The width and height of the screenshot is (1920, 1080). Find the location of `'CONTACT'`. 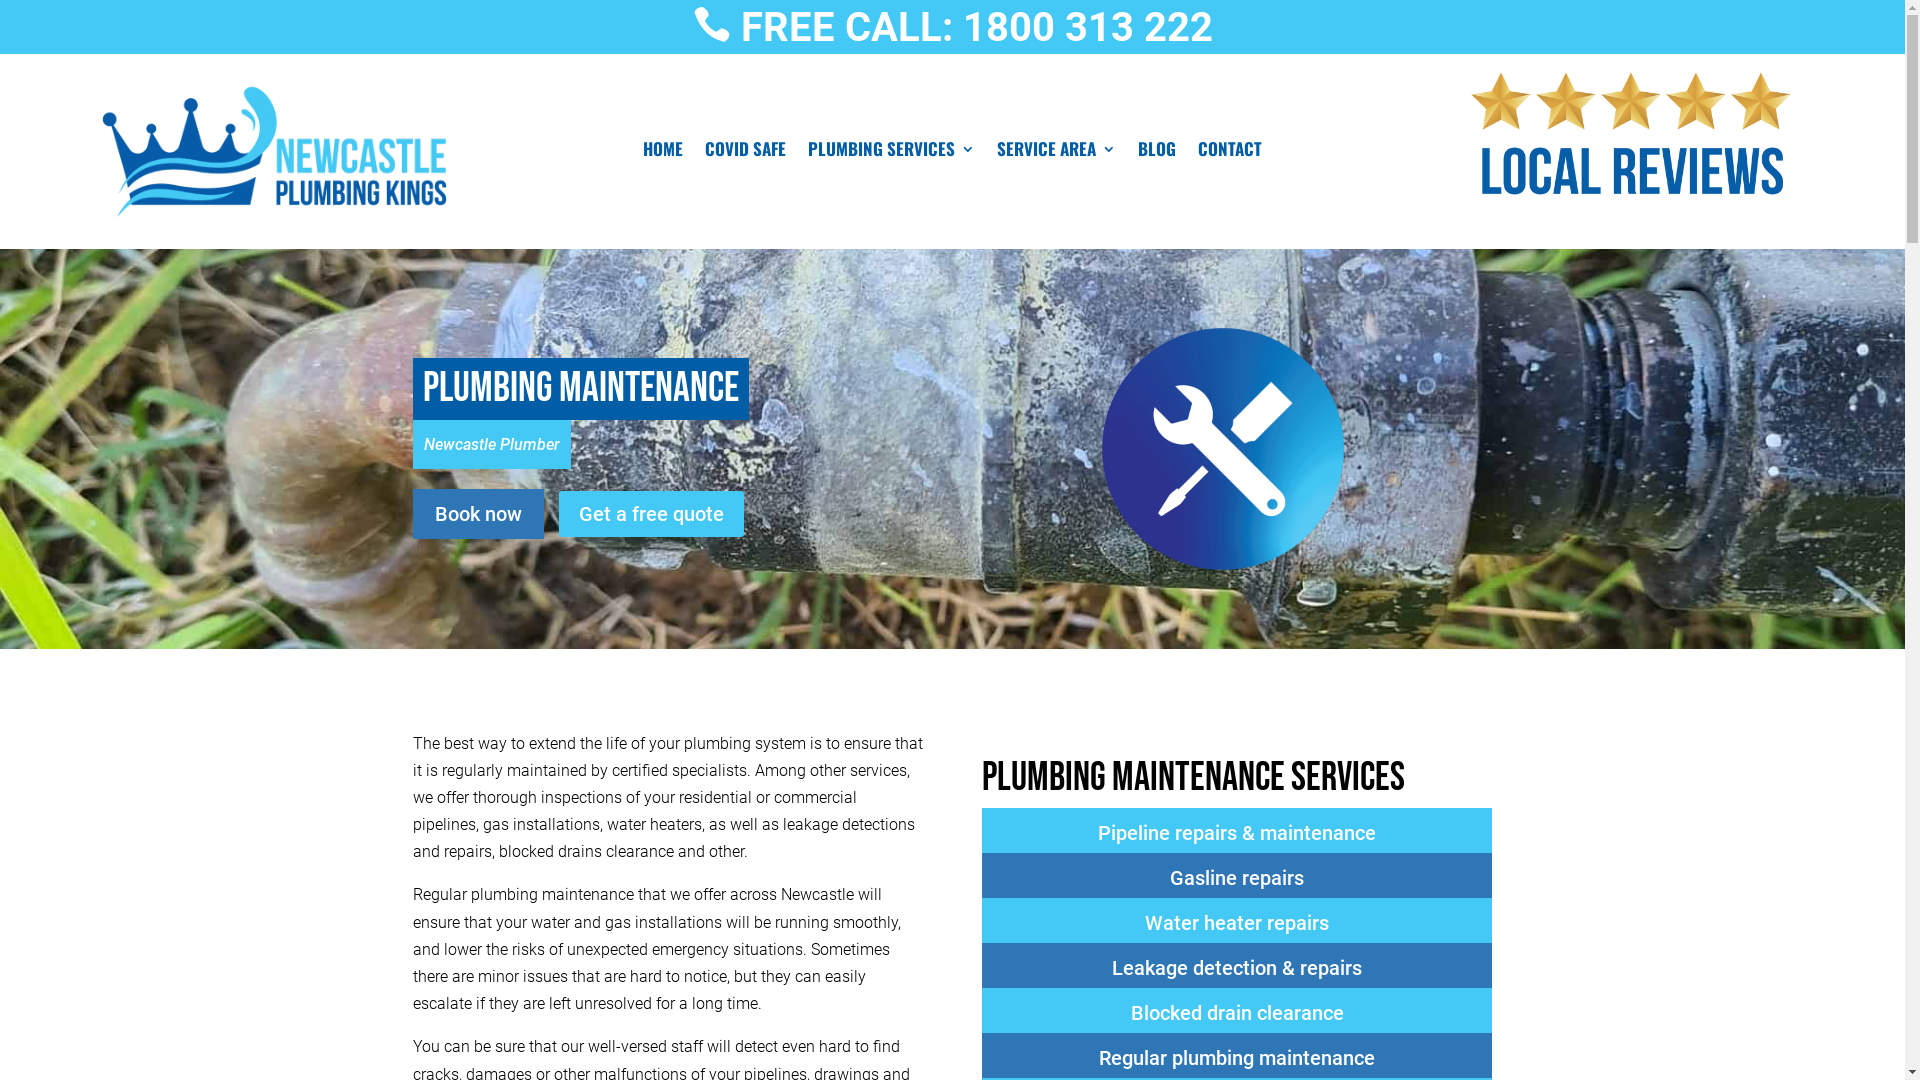

'CONTACT' is located at coordinates (1228, 152).